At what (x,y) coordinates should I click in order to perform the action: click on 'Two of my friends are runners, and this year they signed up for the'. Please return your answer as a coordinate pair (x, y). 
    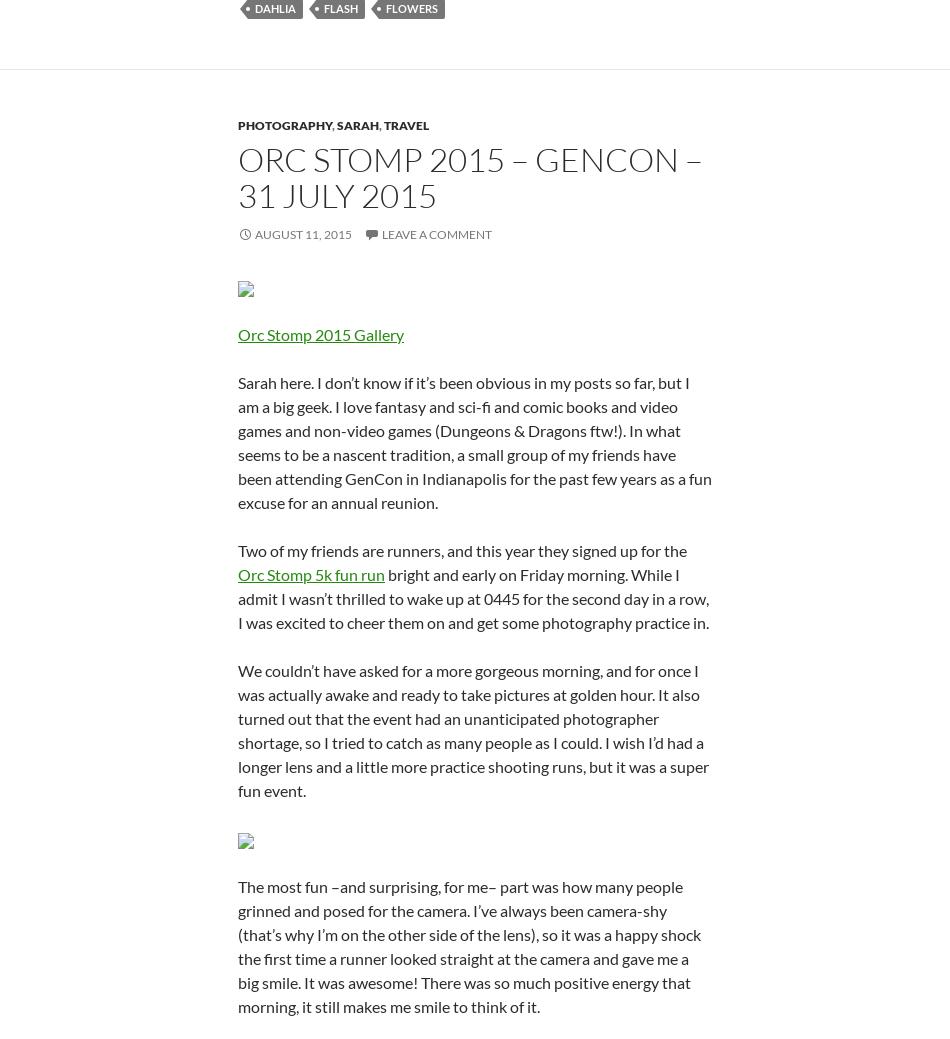
    Looking at the image, I should click on (237, 549).